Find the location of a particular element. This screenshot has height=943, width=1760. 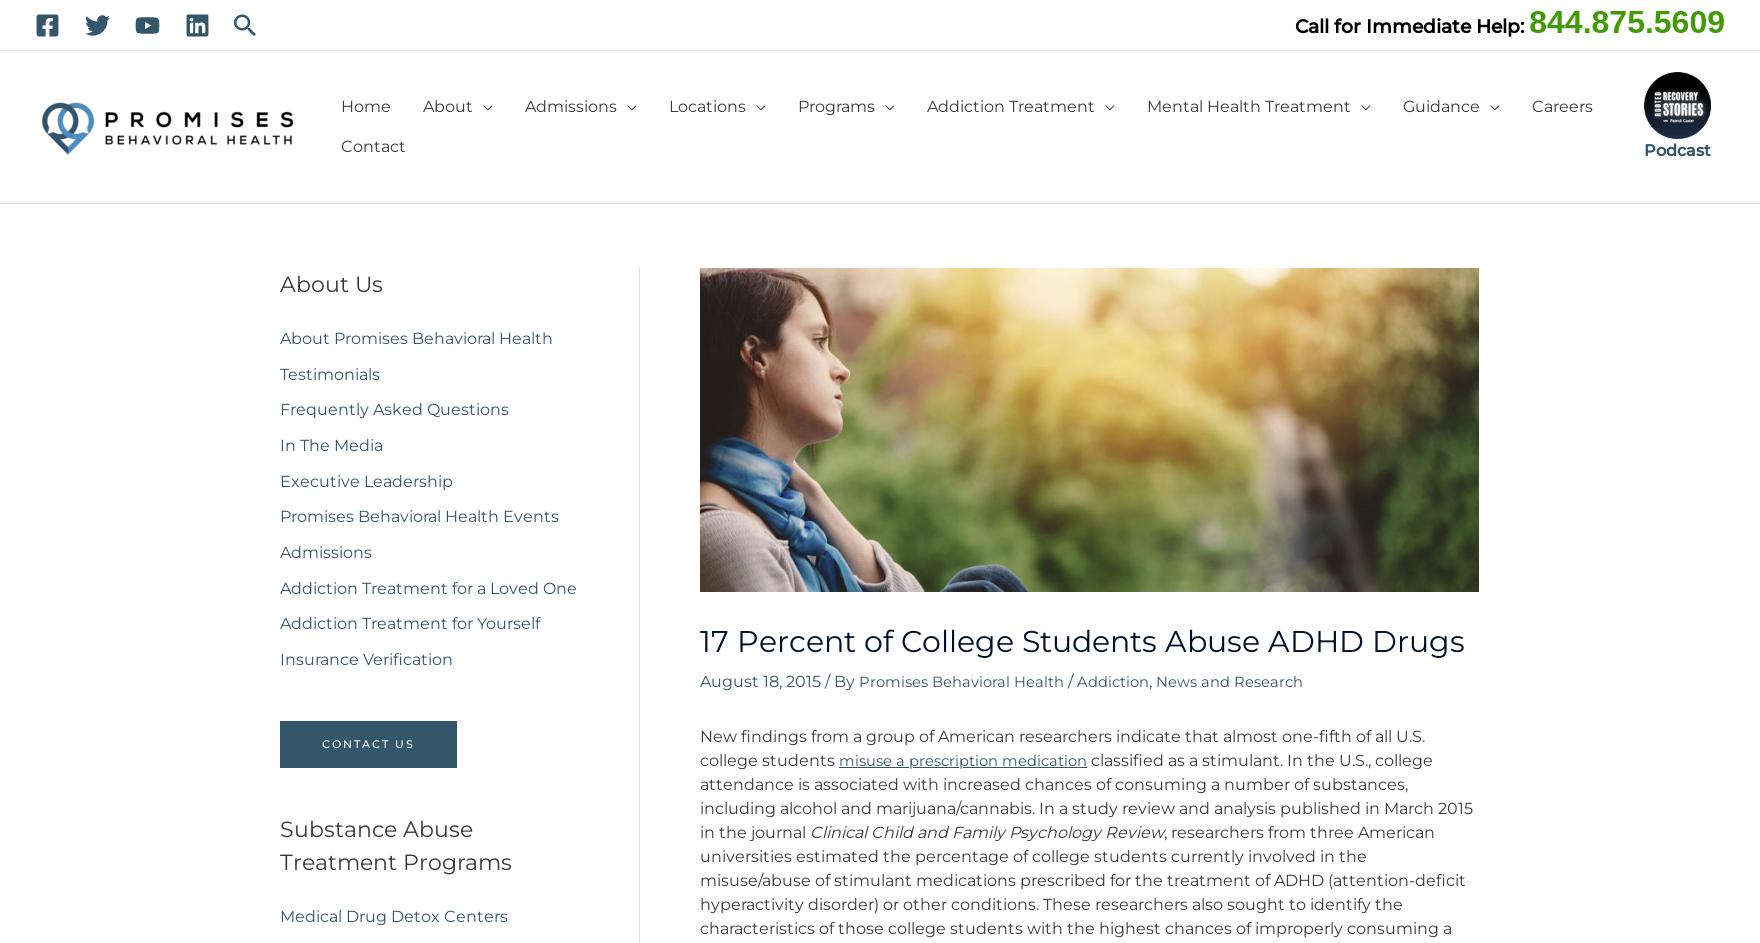

'Guidance' is located at coordinates (1441, 106).